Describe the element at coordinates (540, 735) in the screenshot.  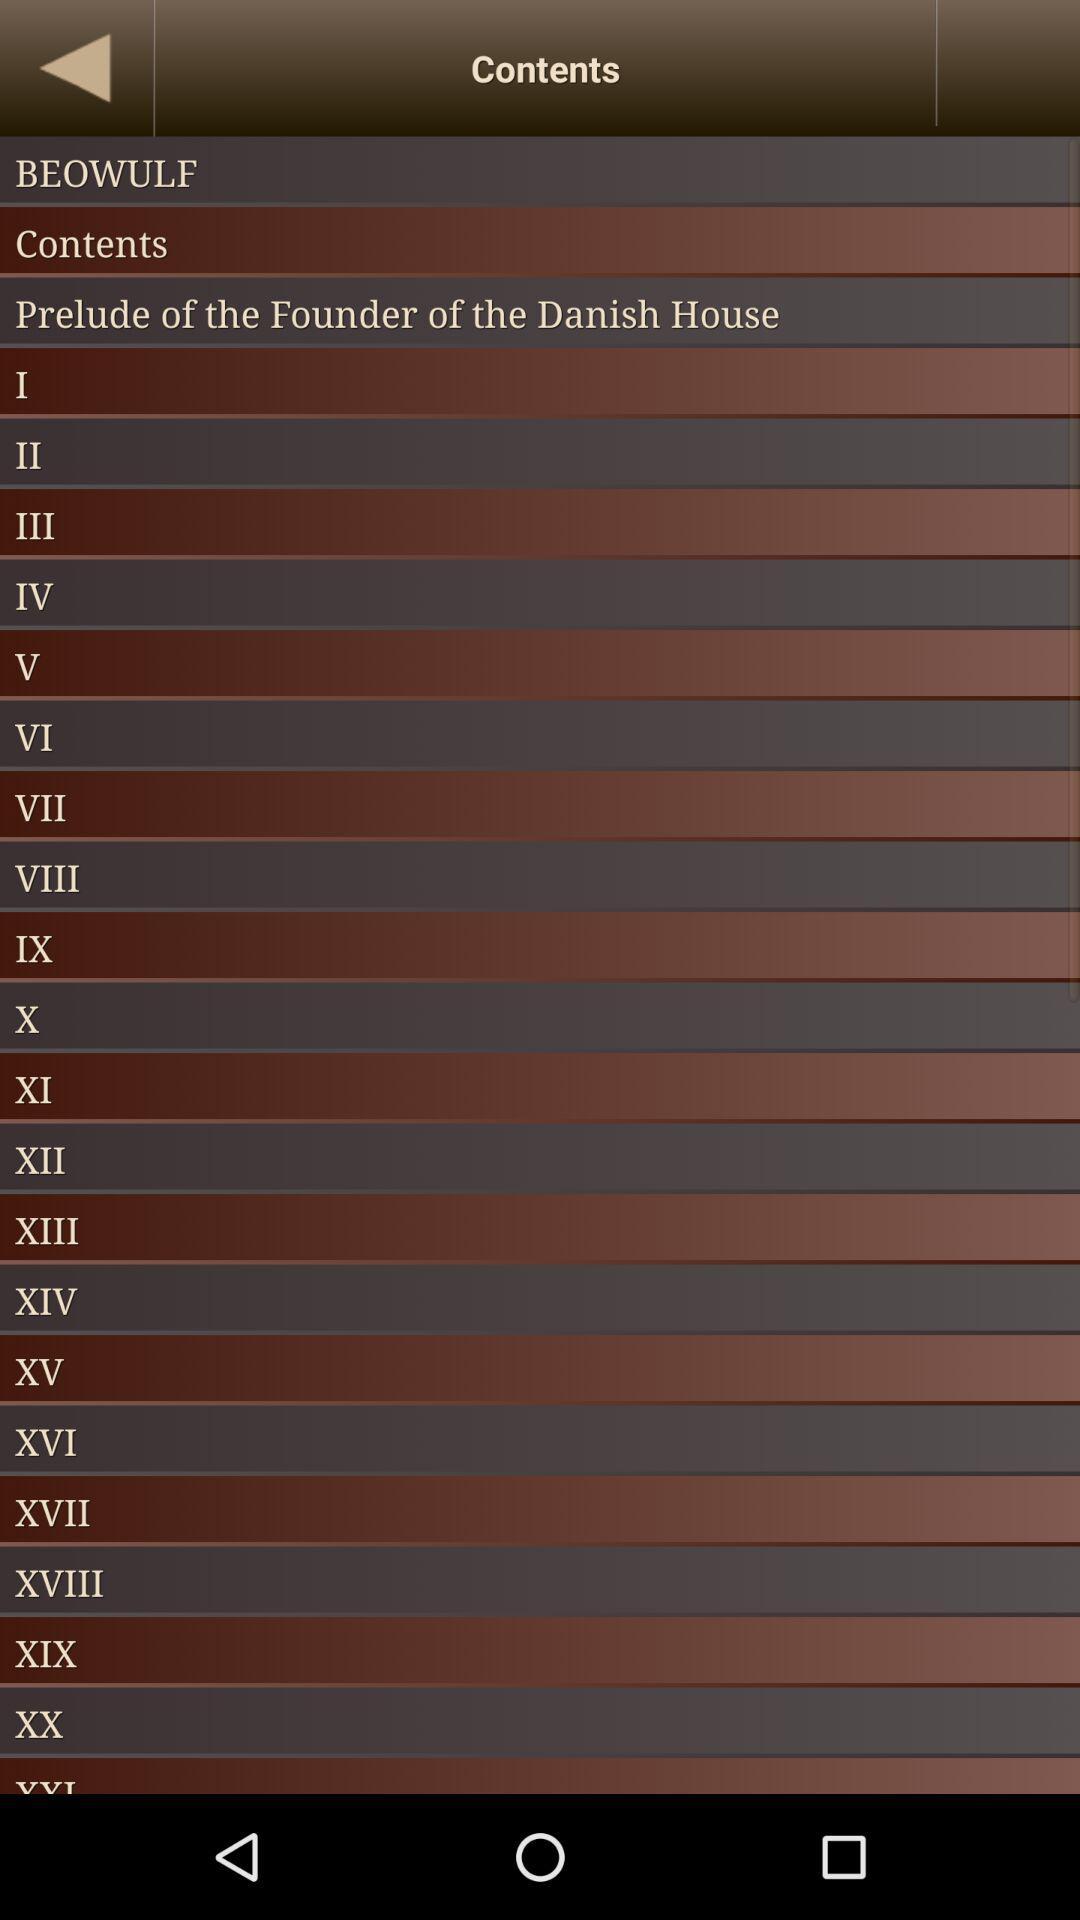
I see `icon above the vii icon` at that location.